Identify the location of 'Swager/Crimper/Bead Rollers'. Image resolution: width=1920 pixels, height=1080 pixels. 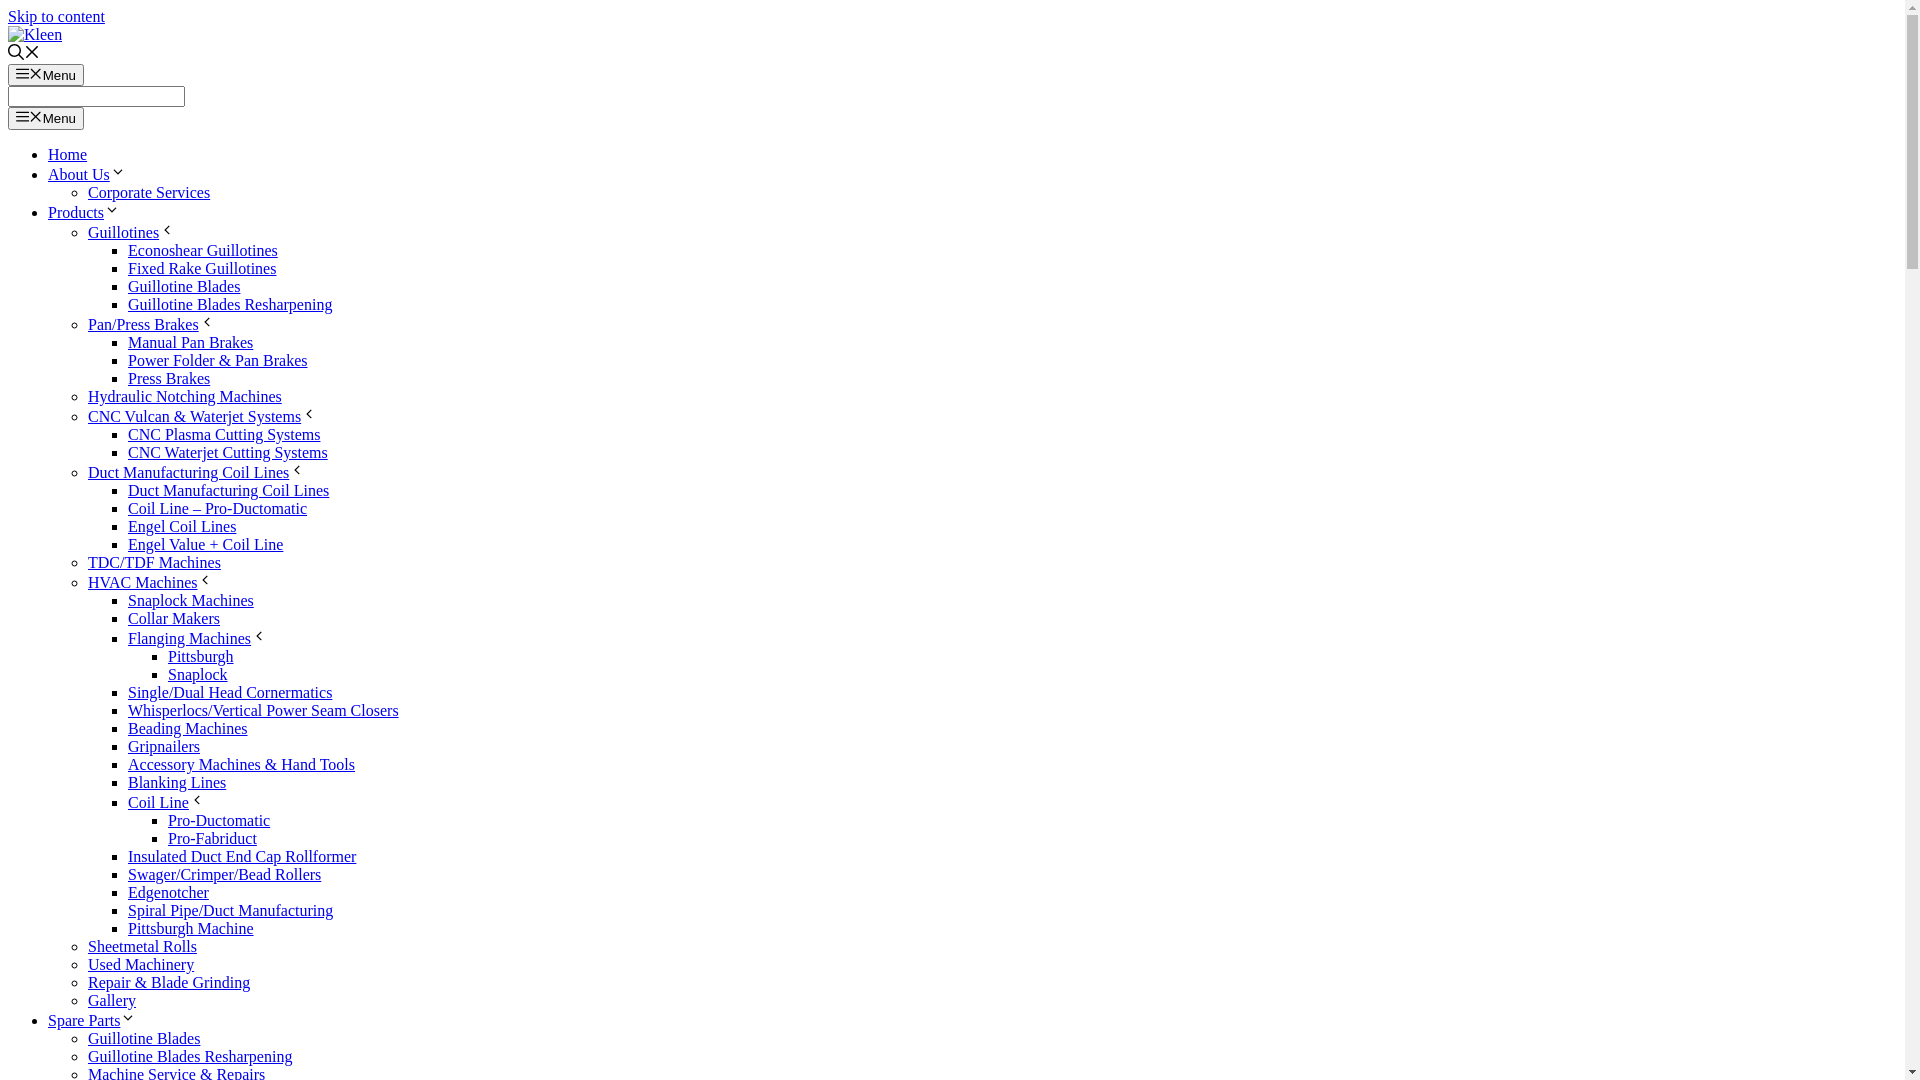
(224, 873).